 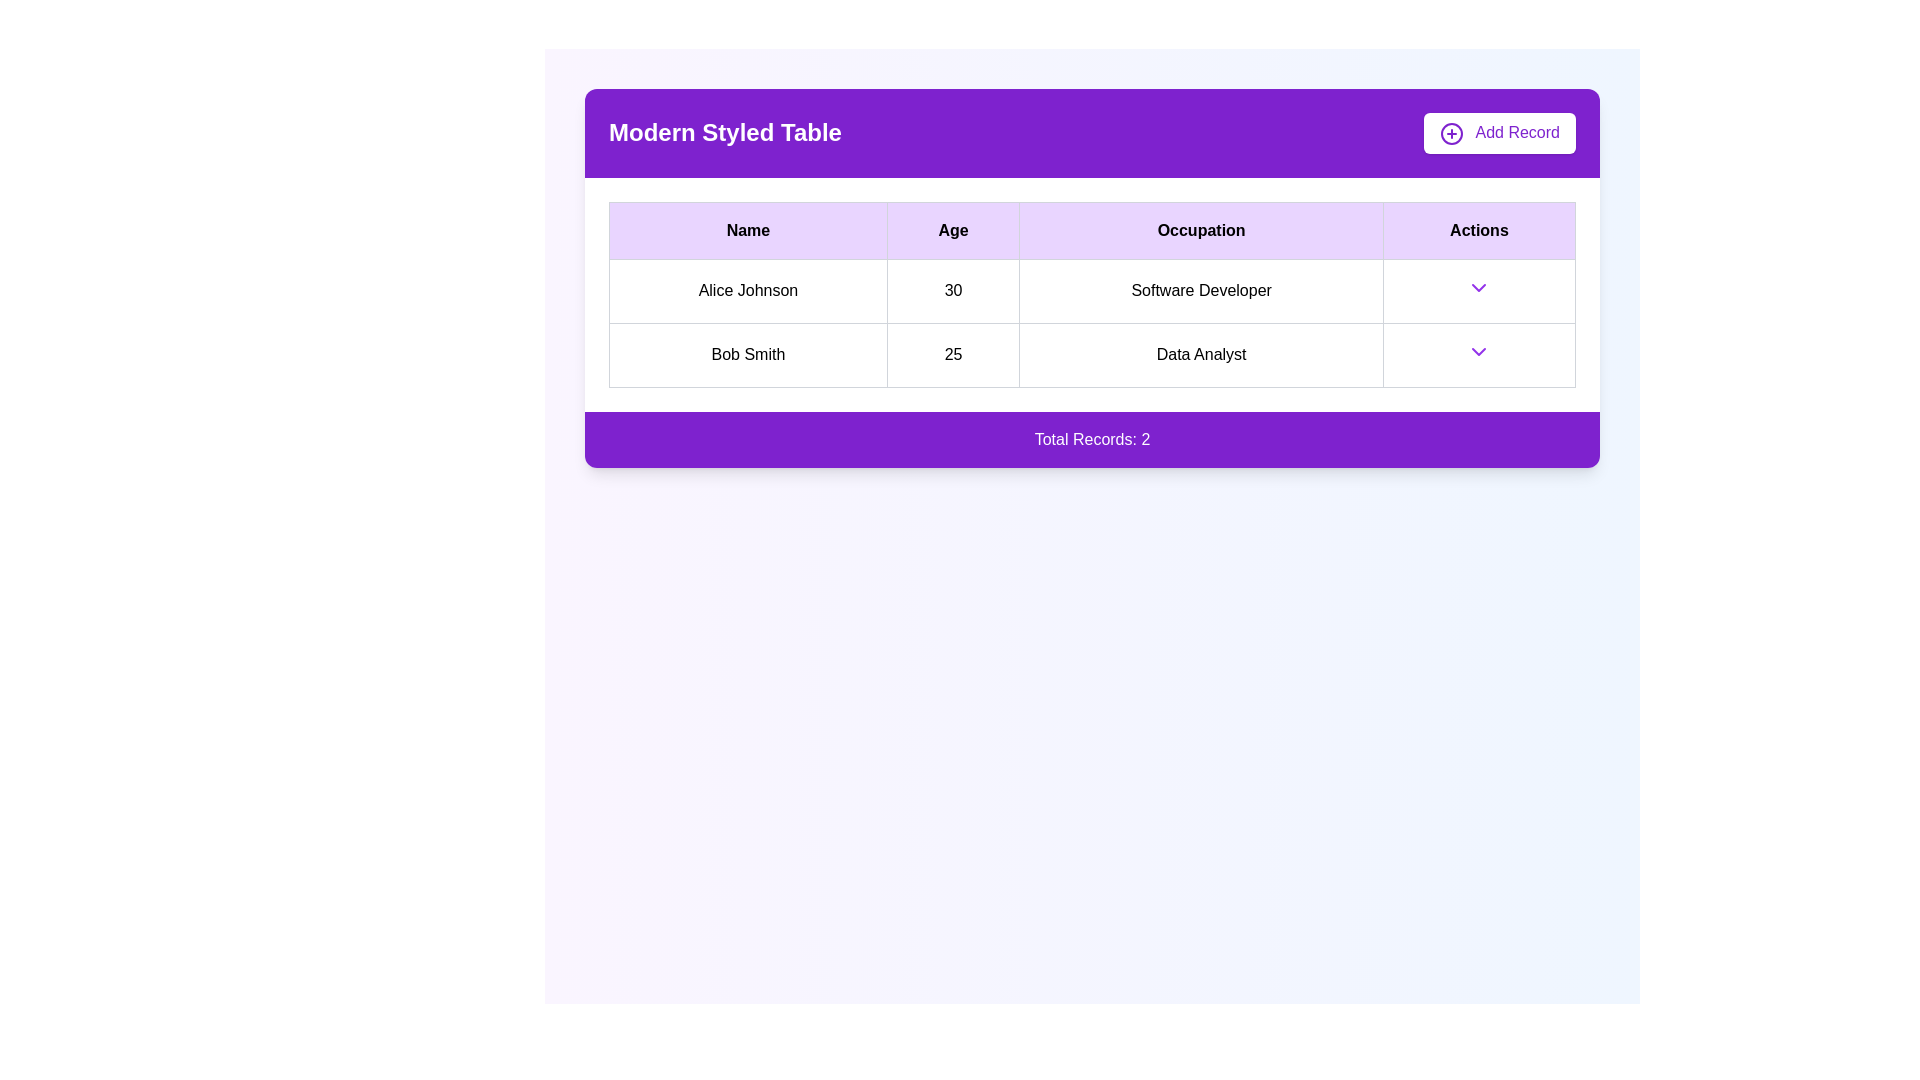 I want to click on the 'Occupation' cell in the first row of the table, which is the third cell located between the 'Age' and 'Actions' columns, so click(x=1200, y=291).